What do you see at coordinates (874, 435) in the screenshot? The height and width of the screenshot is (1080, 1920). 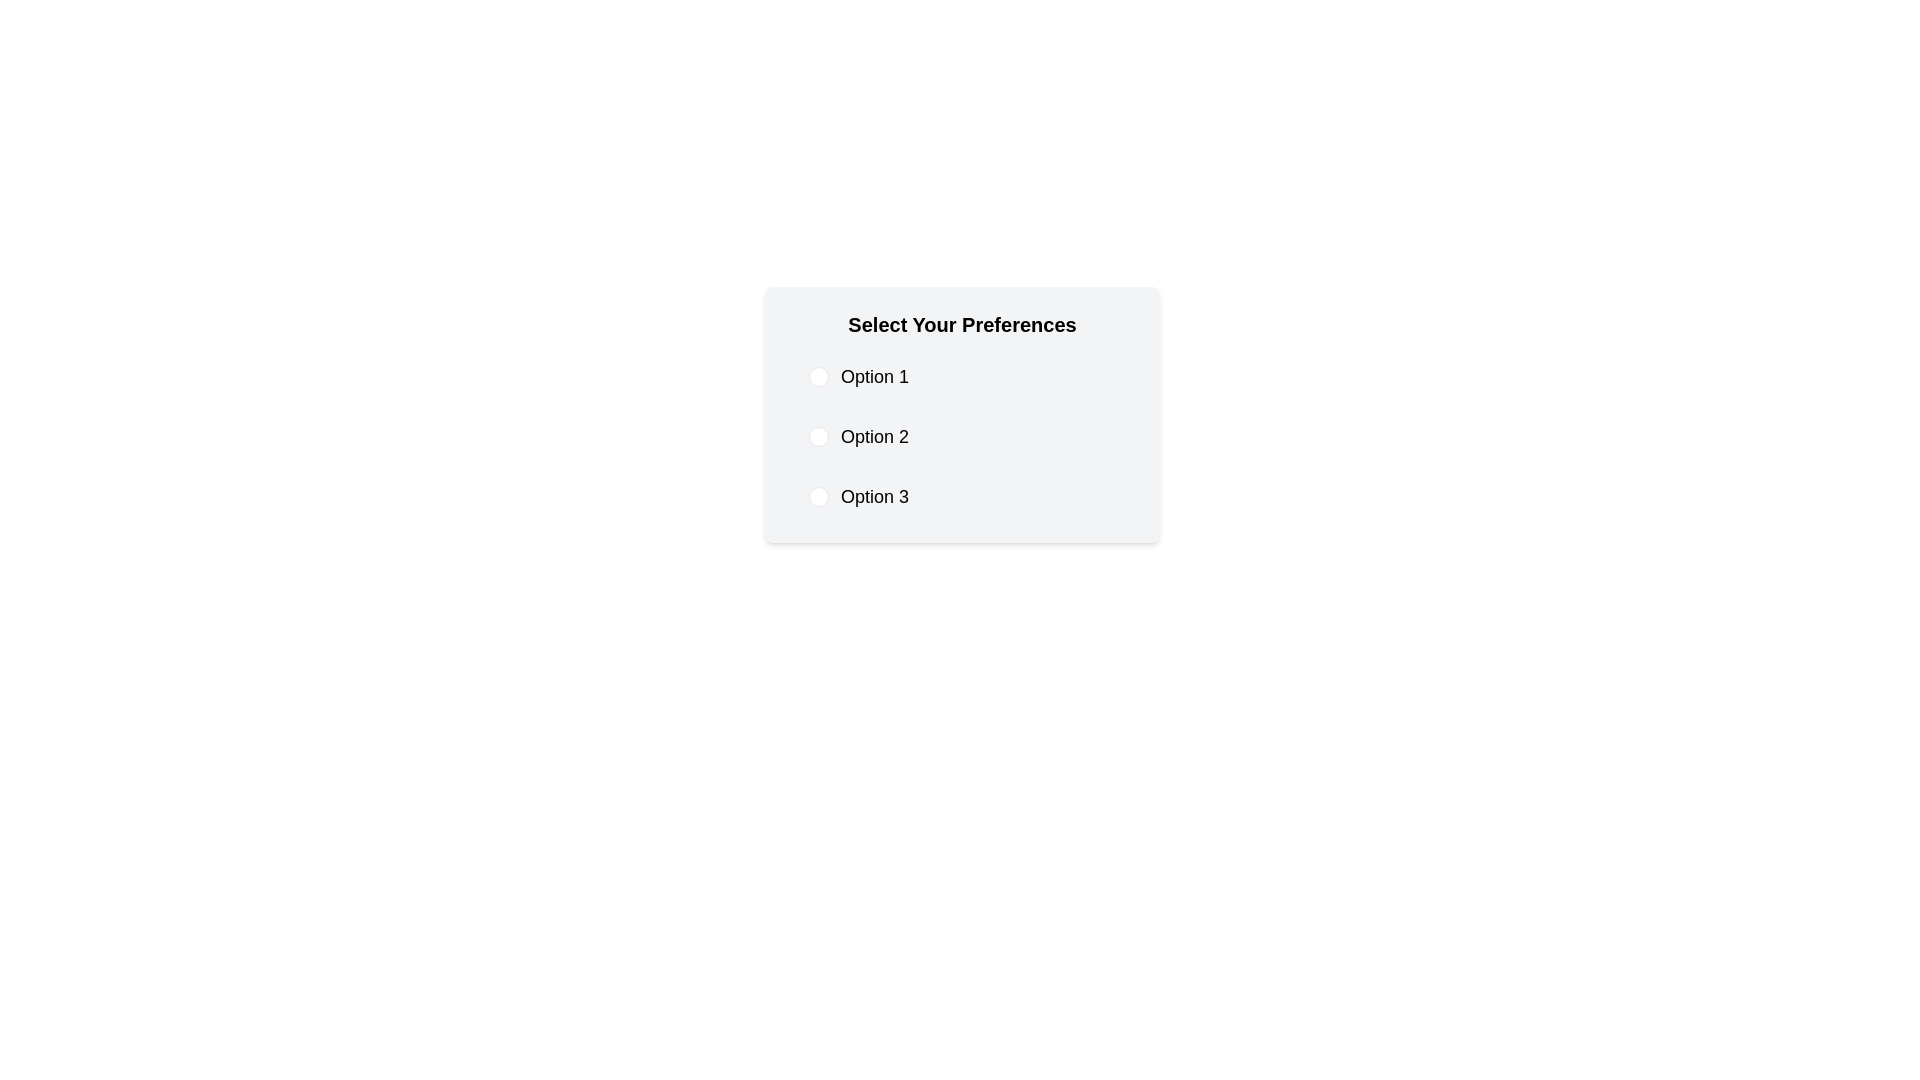 I see `text of the label for the second selectable option in a list of choices, positioned between 'Option 1' and 'Option 3' within a centered card component` at bounding box center [874, 435].